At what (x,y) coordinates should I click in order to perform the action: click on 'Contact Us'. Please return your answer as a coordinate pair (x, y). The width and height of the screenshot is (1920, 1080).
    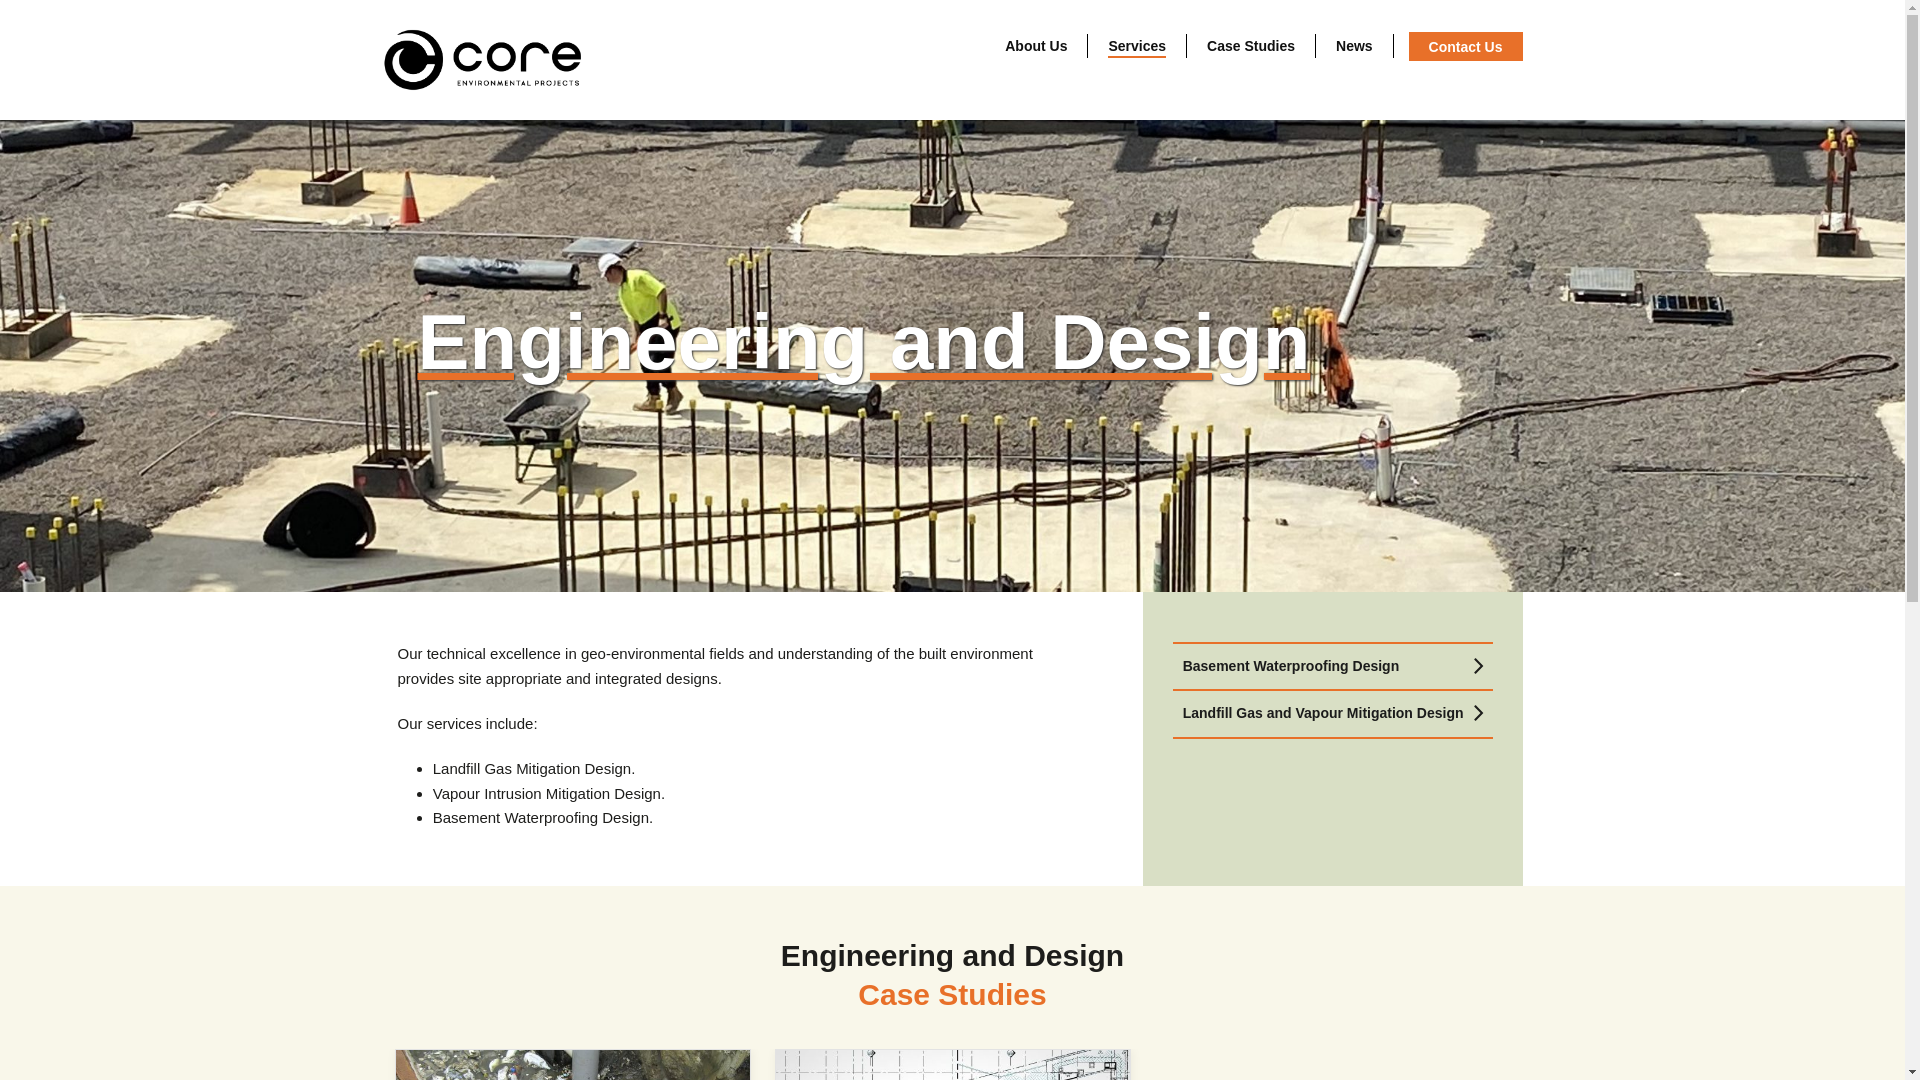
    Looking at the image, I should click on (1465, 45).